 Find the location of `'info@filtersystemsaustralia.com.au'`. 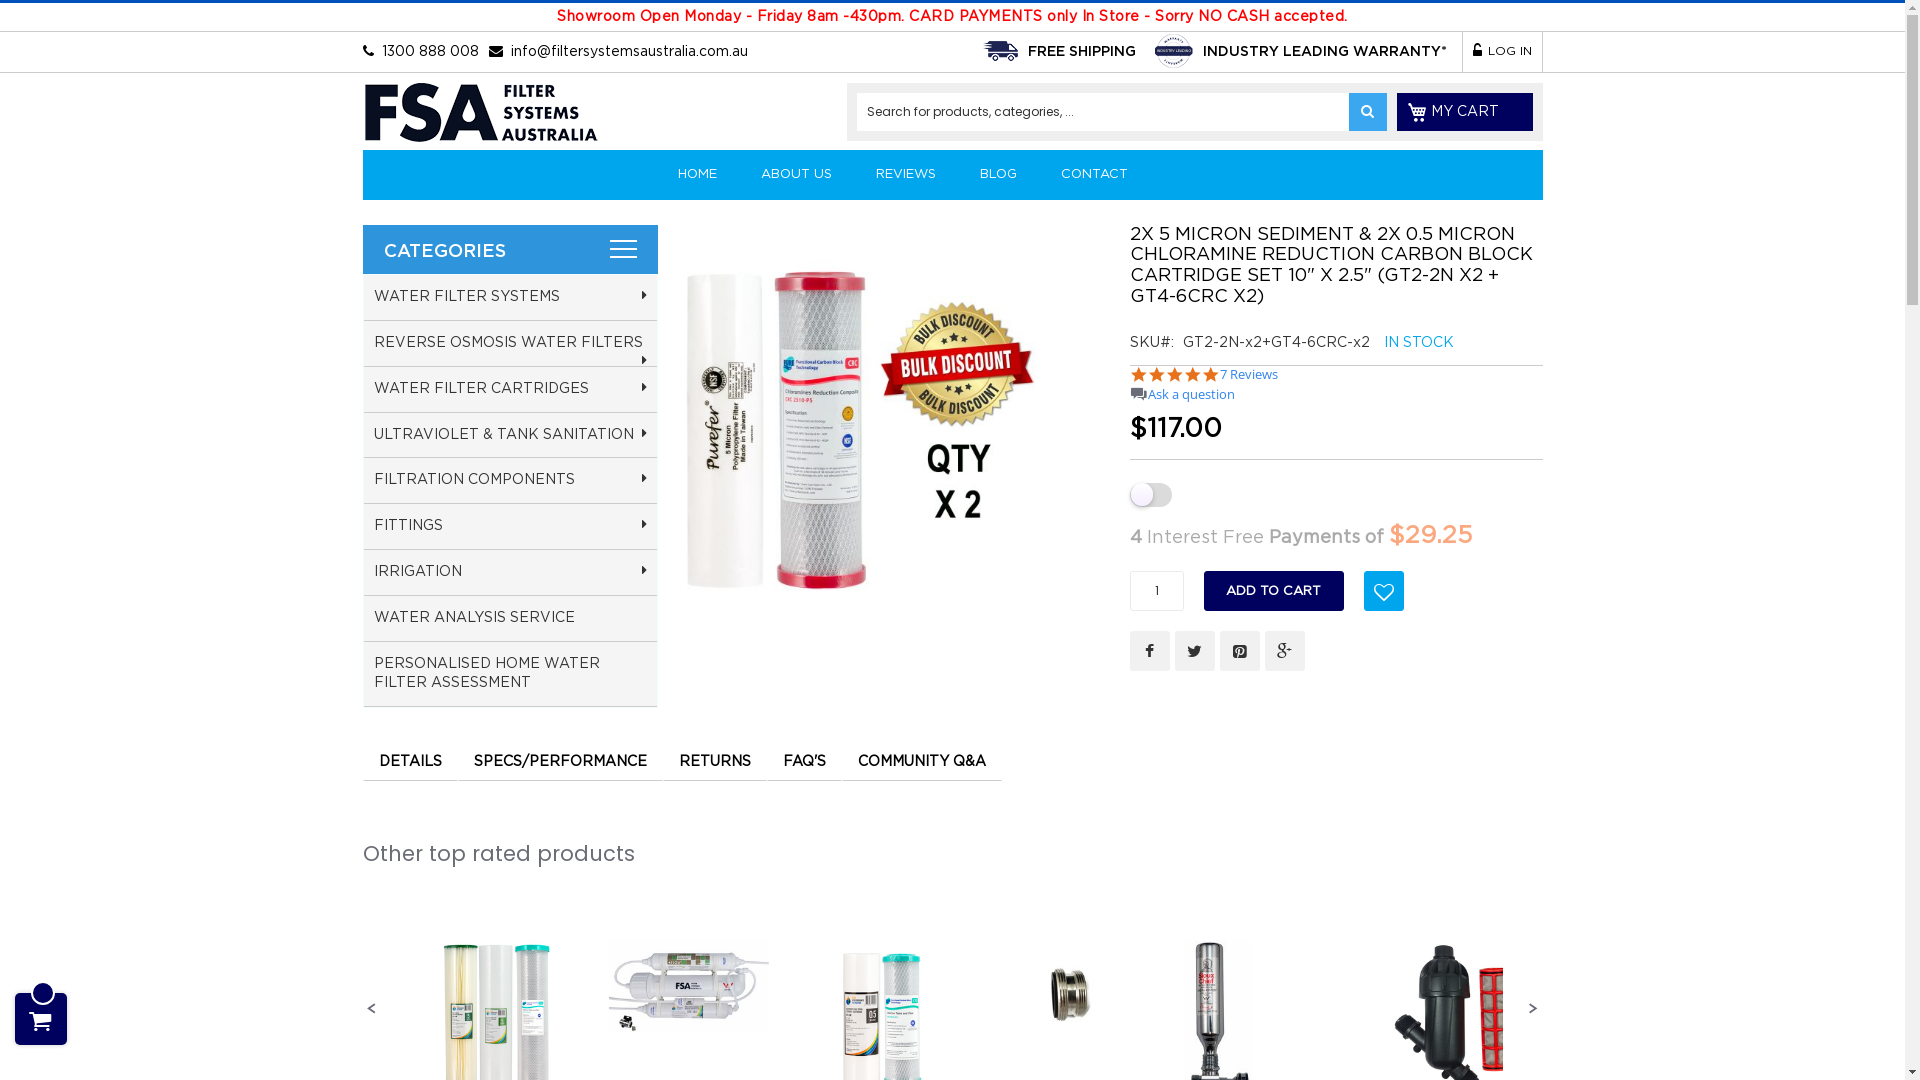

'info@filtersystemsaustralia.com.au' is located at coordinates (627, 50).